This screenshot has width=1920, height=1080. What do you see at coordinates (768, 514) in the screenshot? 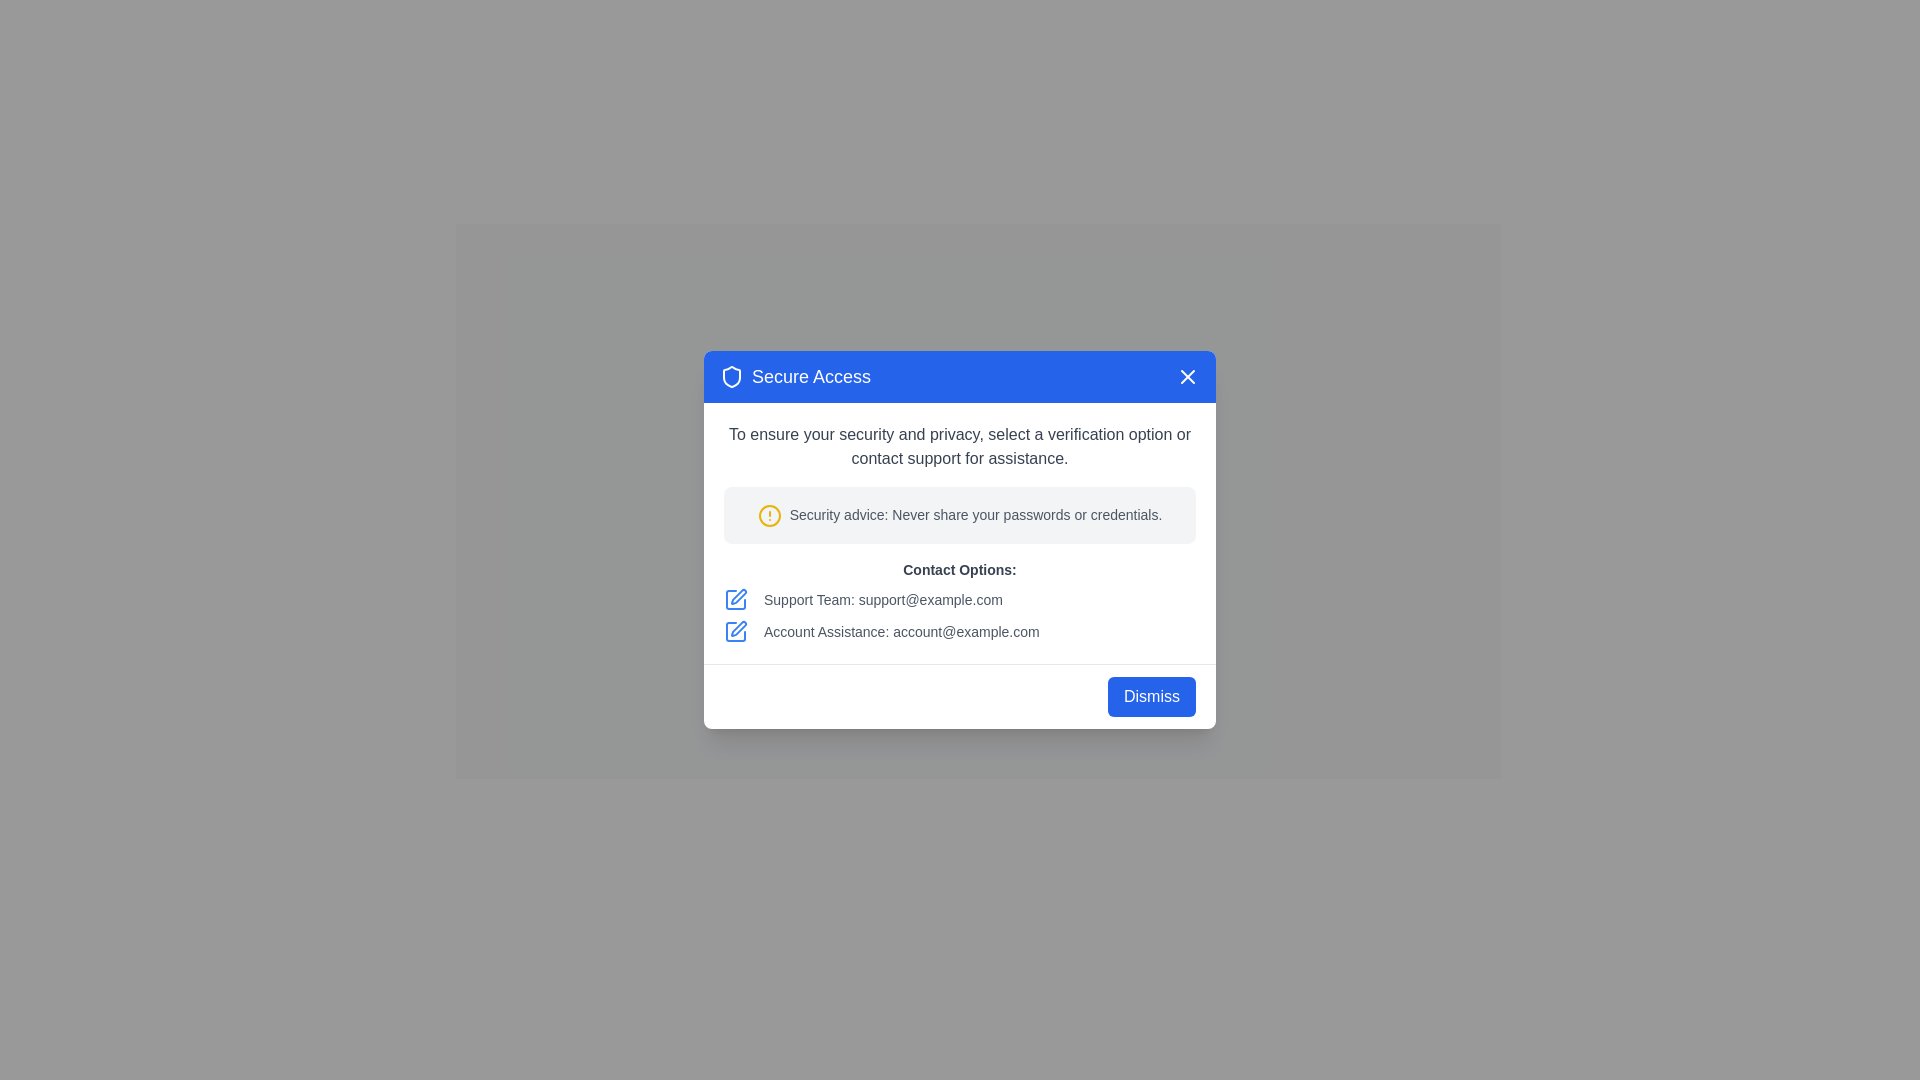
I see `circular icon with a yellow border and a white interior located within a gray box, positioned to the left of the text 'Security advice: Never share your passwords or credentials.'` at bounding box center [768, 514].